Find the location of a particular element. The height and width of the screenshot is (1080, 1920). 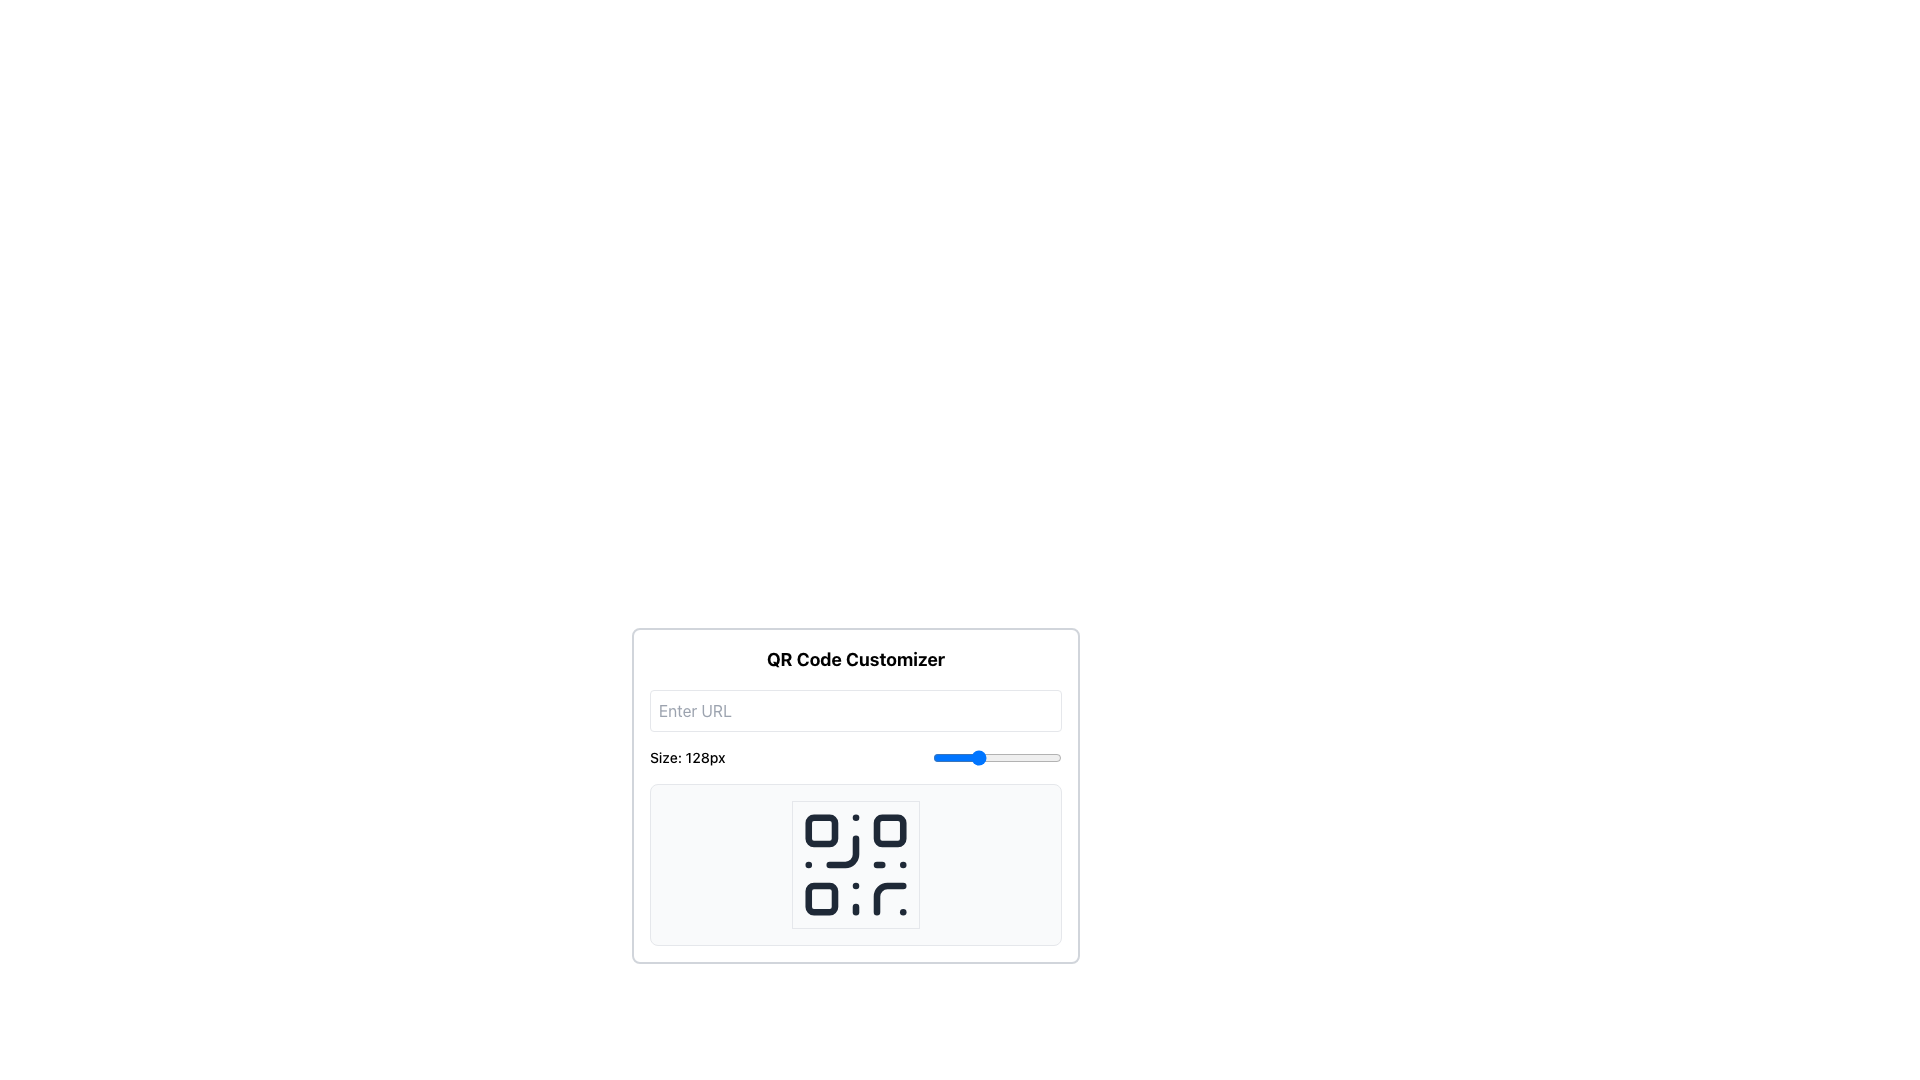

the text label indicating the QR code size, which displays 'Size: 128px', located in the row above the QR code graphic is located at coordinates (687, 758).